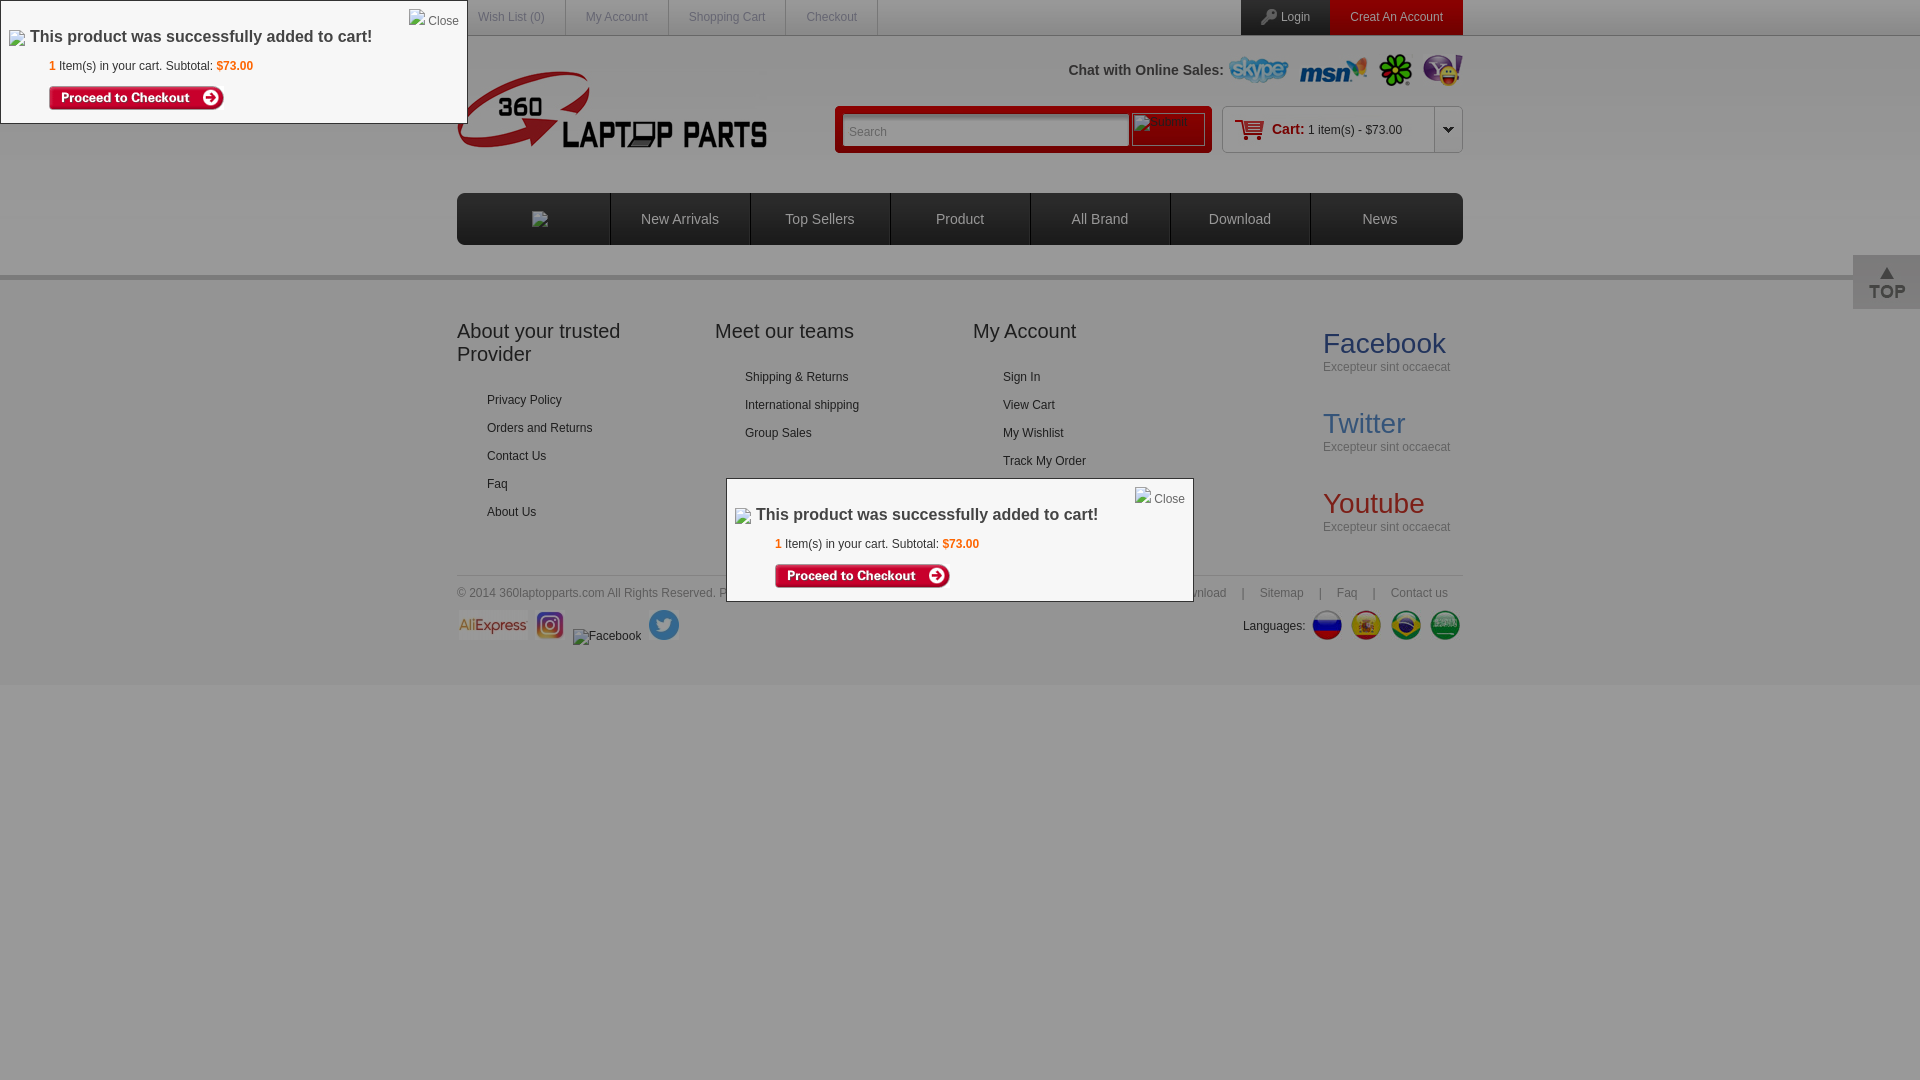 This screenshot has height=1080, width=1920. I want to click on 'Top Sellers', so click(819, 219).